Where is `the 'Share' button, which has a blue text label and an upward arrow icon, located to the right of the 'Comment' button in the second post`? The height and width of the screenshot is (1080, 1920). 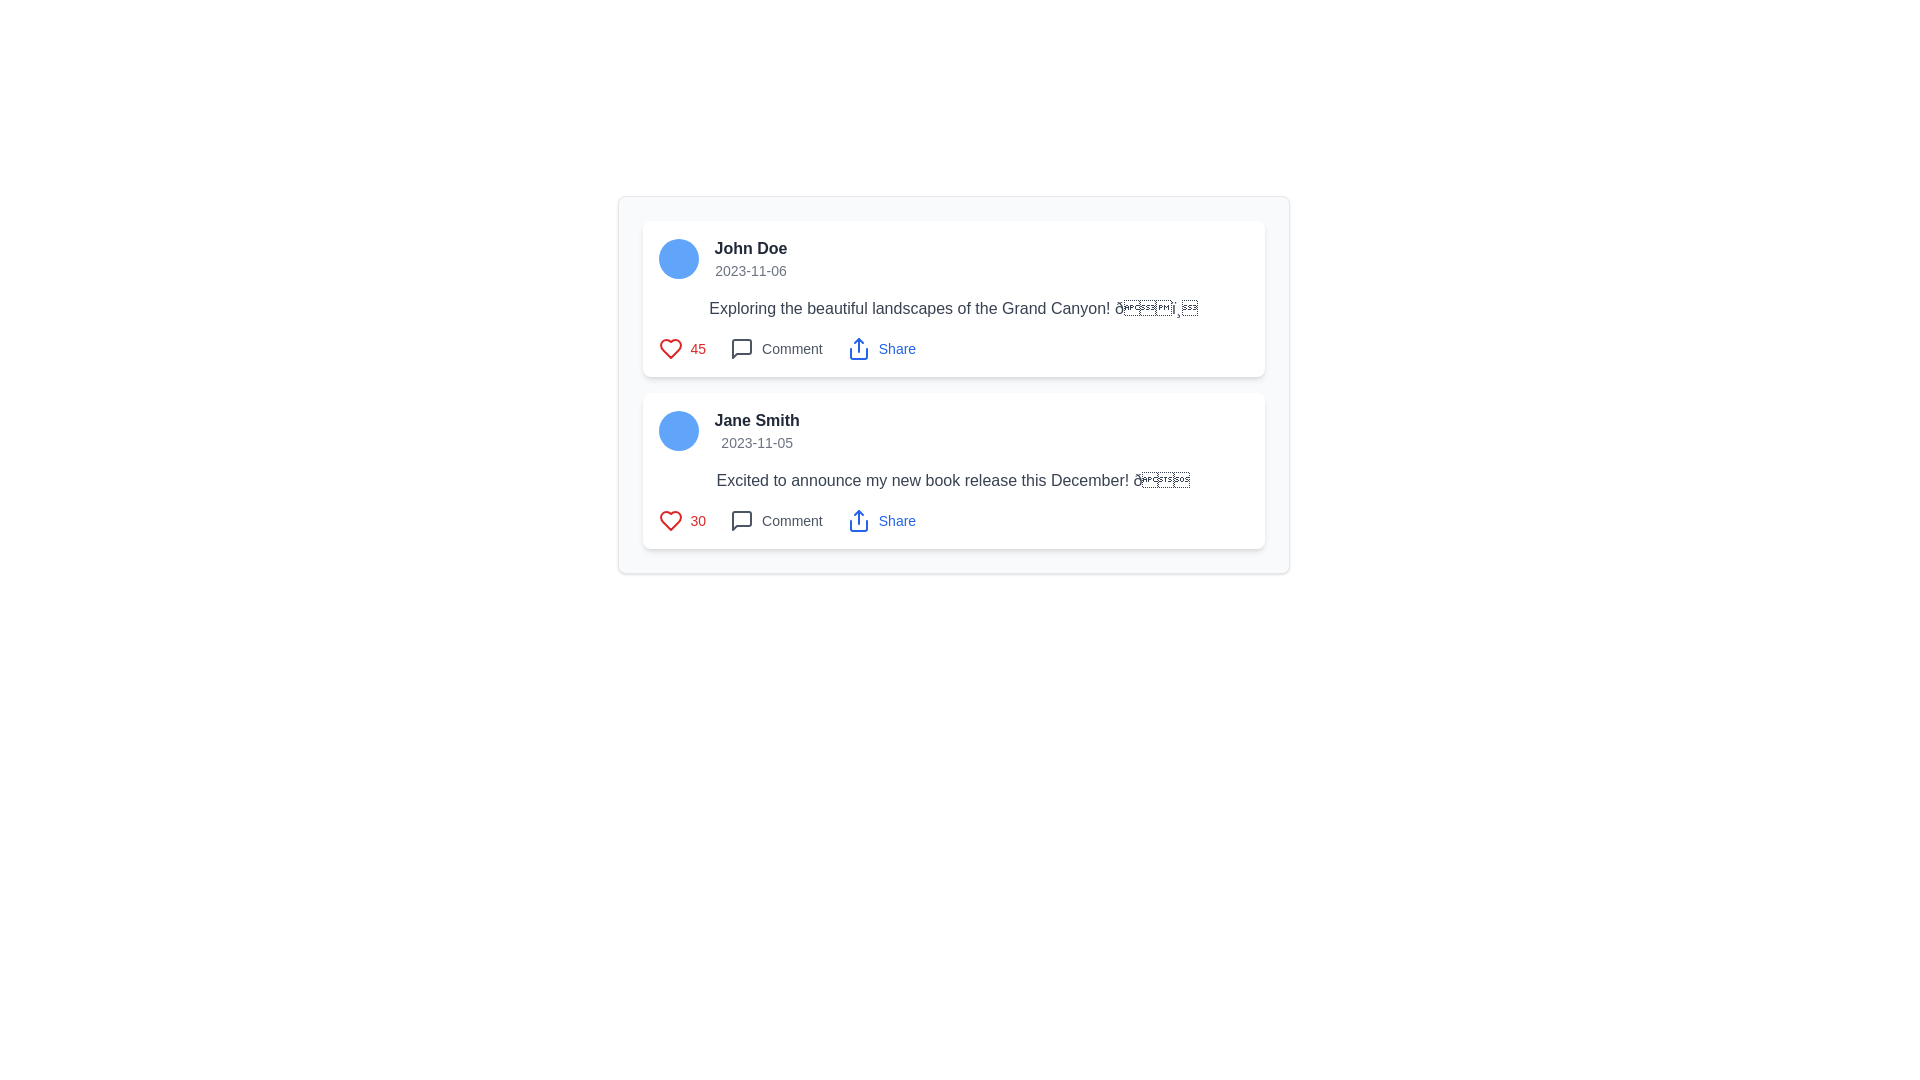
the 'Share' button, which has a blue text label and an upward arrow icon, located to the right of the 'Comment' button in the second post is located at coordinates (880, 519).